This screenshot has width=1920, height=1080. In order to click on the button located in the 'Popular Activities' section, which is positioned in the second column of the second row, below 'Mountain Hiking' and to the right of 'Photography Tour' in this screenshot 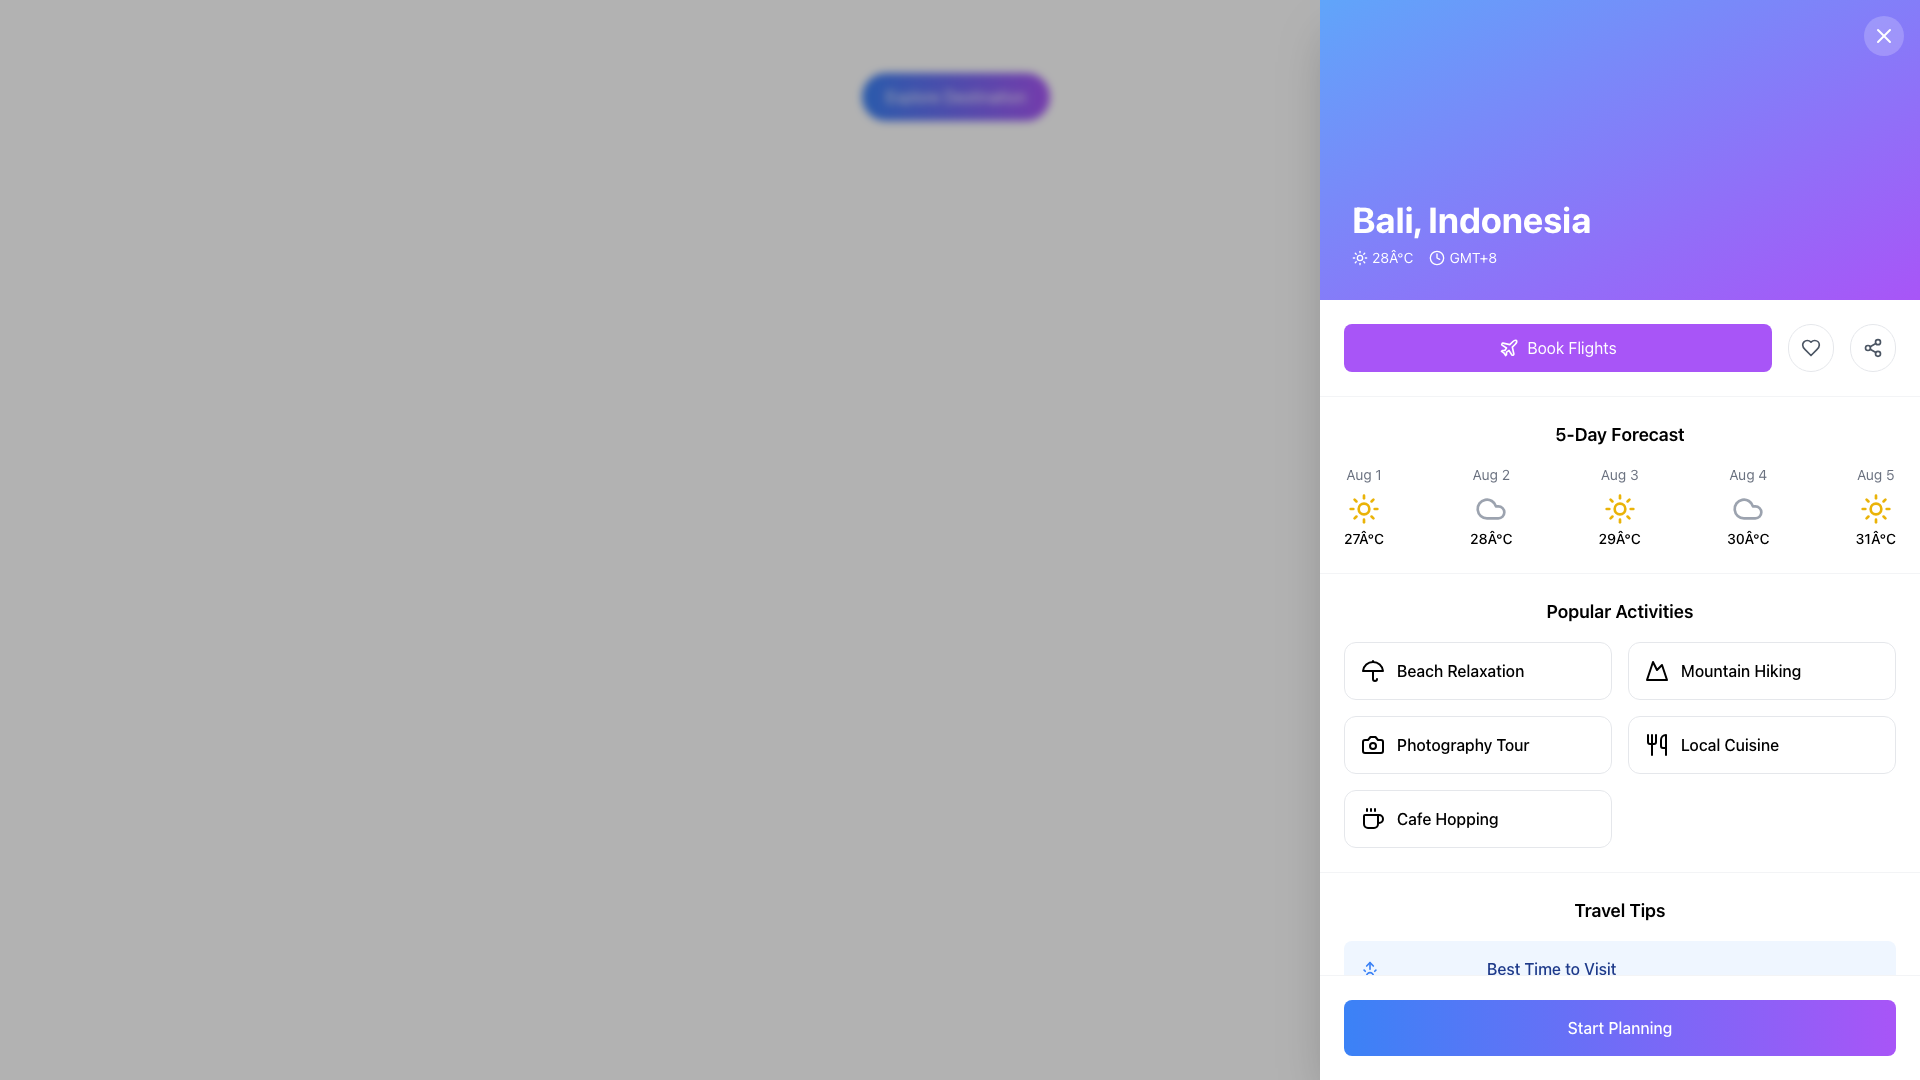, I will do `click(1761, 744)`.